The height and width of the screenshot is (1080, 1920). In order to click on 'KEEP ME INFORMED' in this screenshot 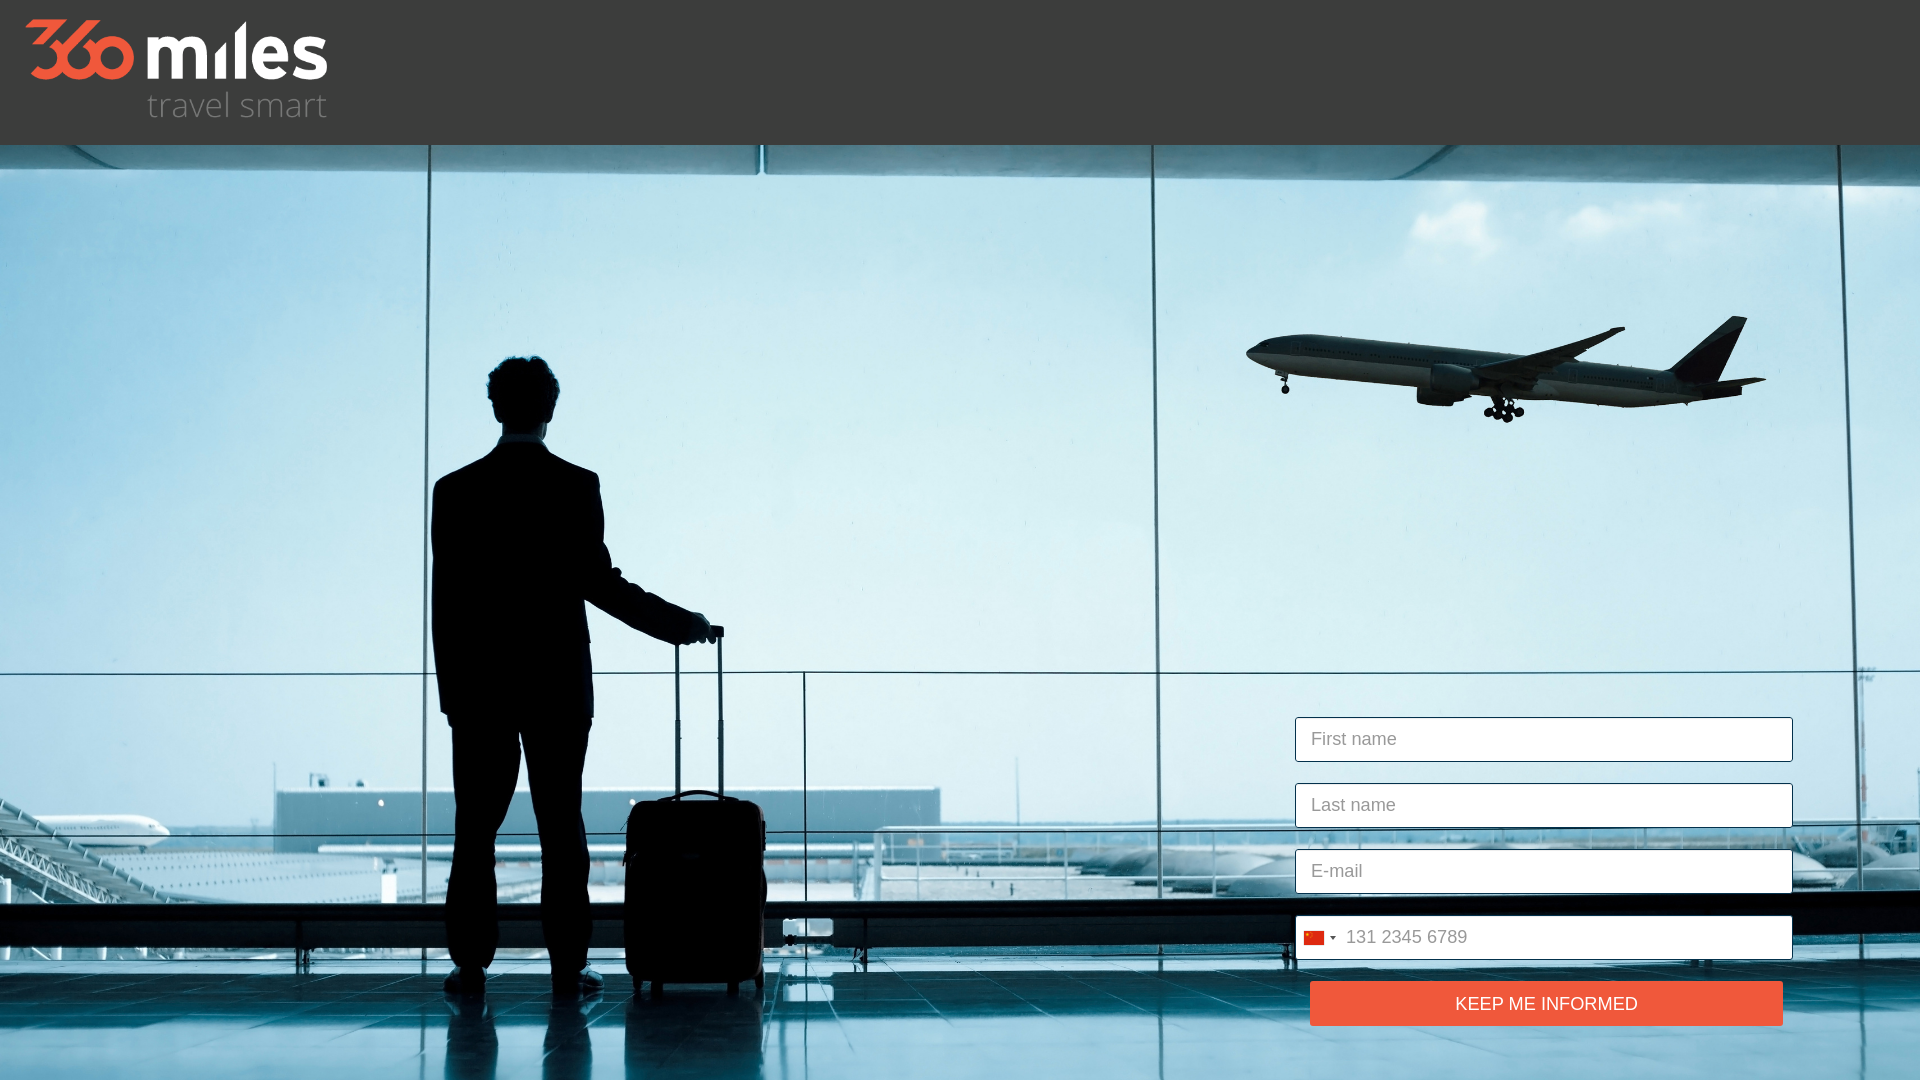, I will do `click(1545, 1003)`.